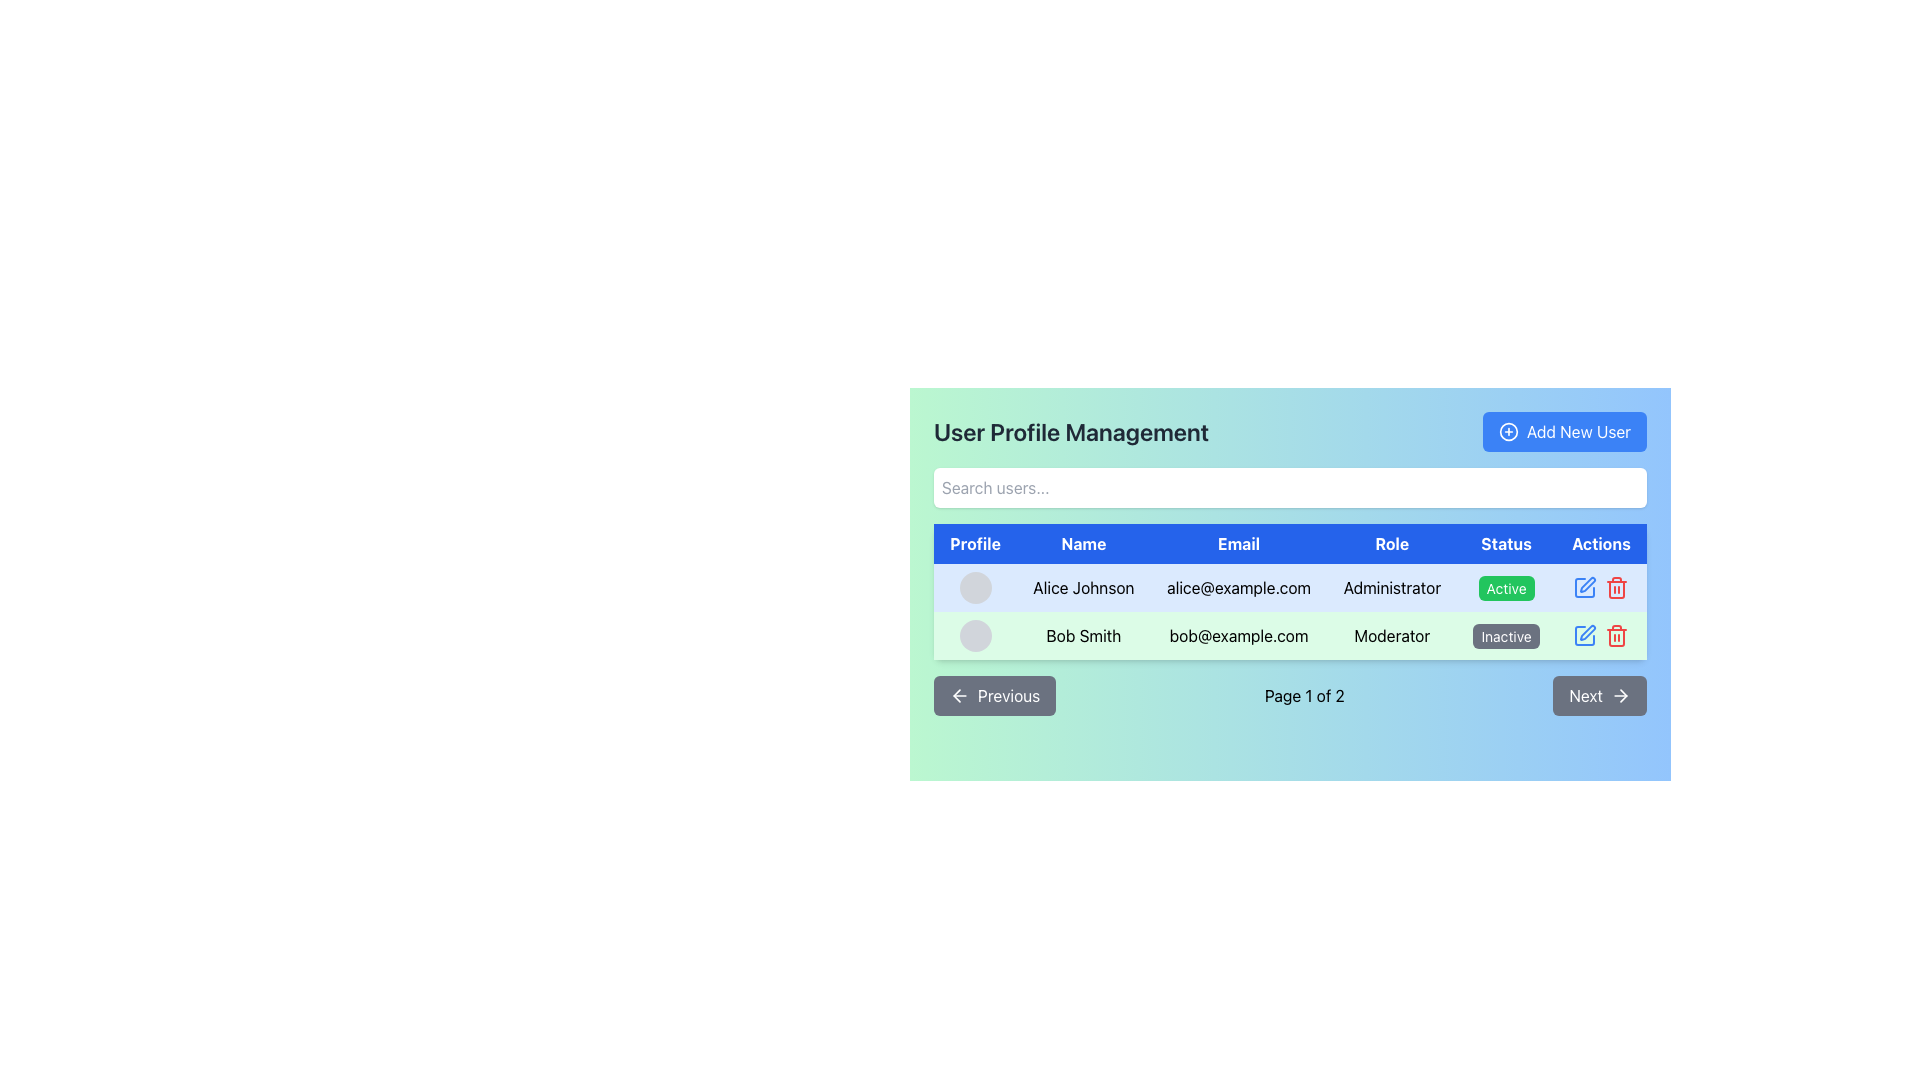 This screenshot has height=1080, width=1920. What do you see at coordinates (1506, 636) in the screenshot?
I see `the 'Inactive' button in the user management table, which has rounded corners and white text on a dark gray background` at bounding box center [1506, 636].